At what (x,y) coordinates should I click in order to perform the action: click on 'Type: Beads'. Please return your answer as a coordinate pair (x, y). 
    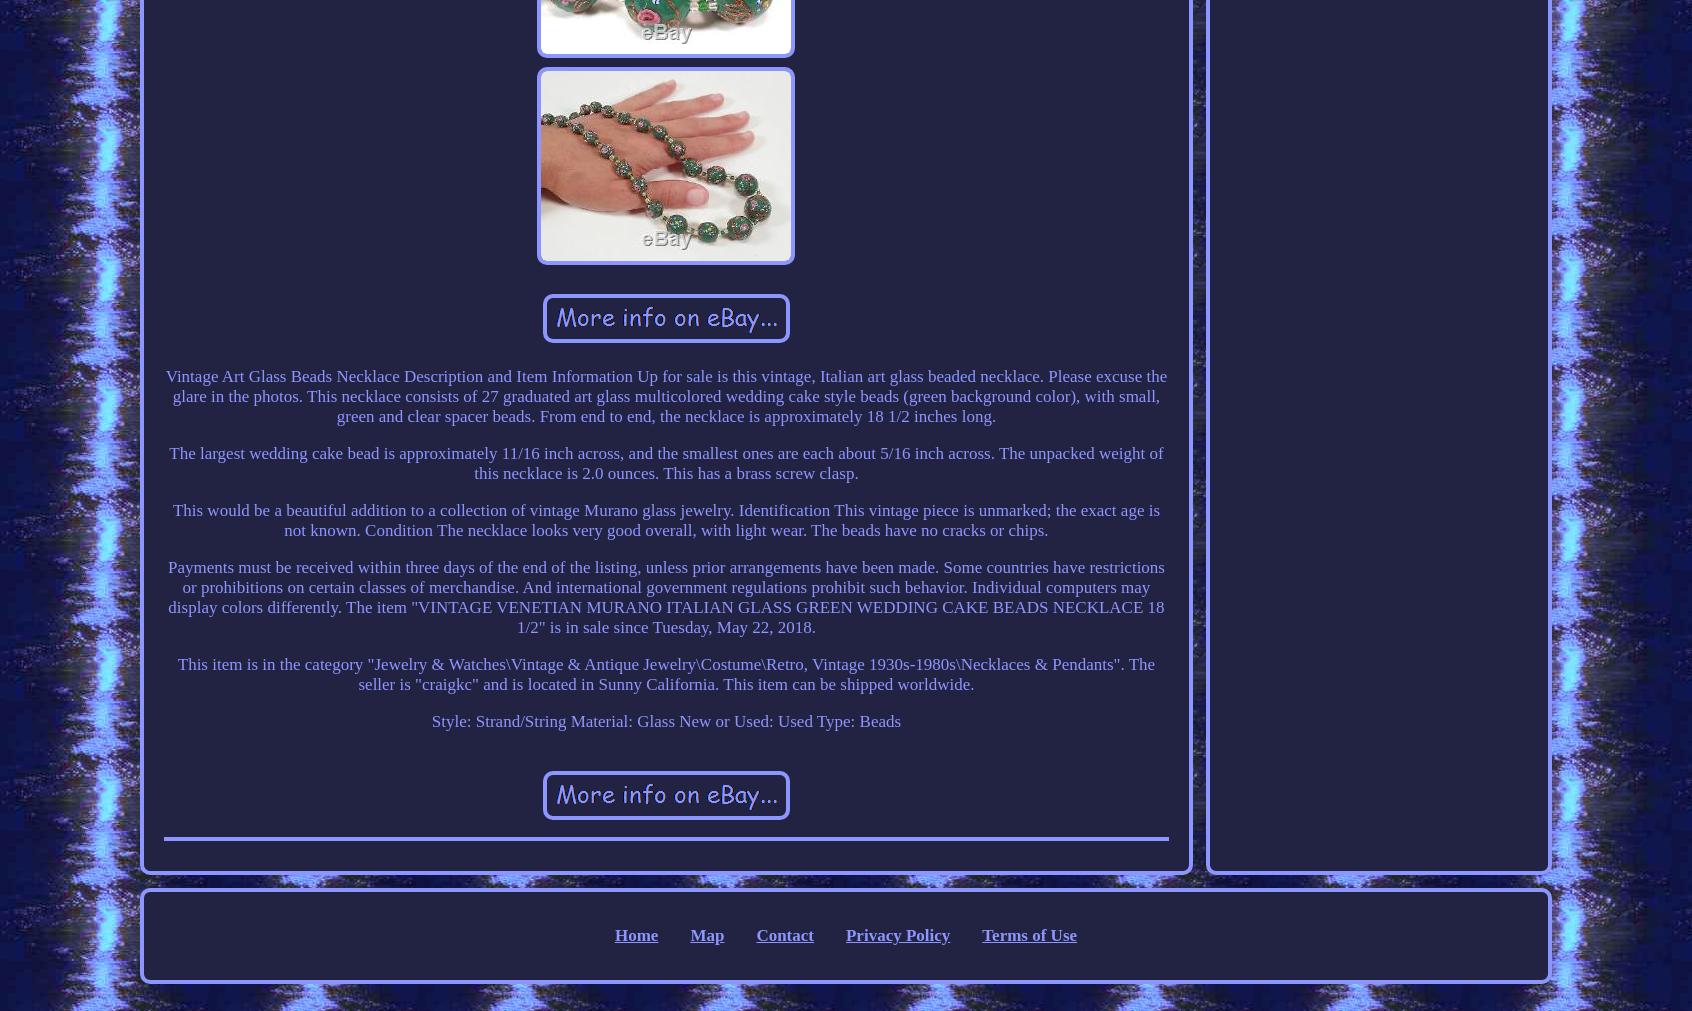
    Looking at the image, I should click on (857, 719).